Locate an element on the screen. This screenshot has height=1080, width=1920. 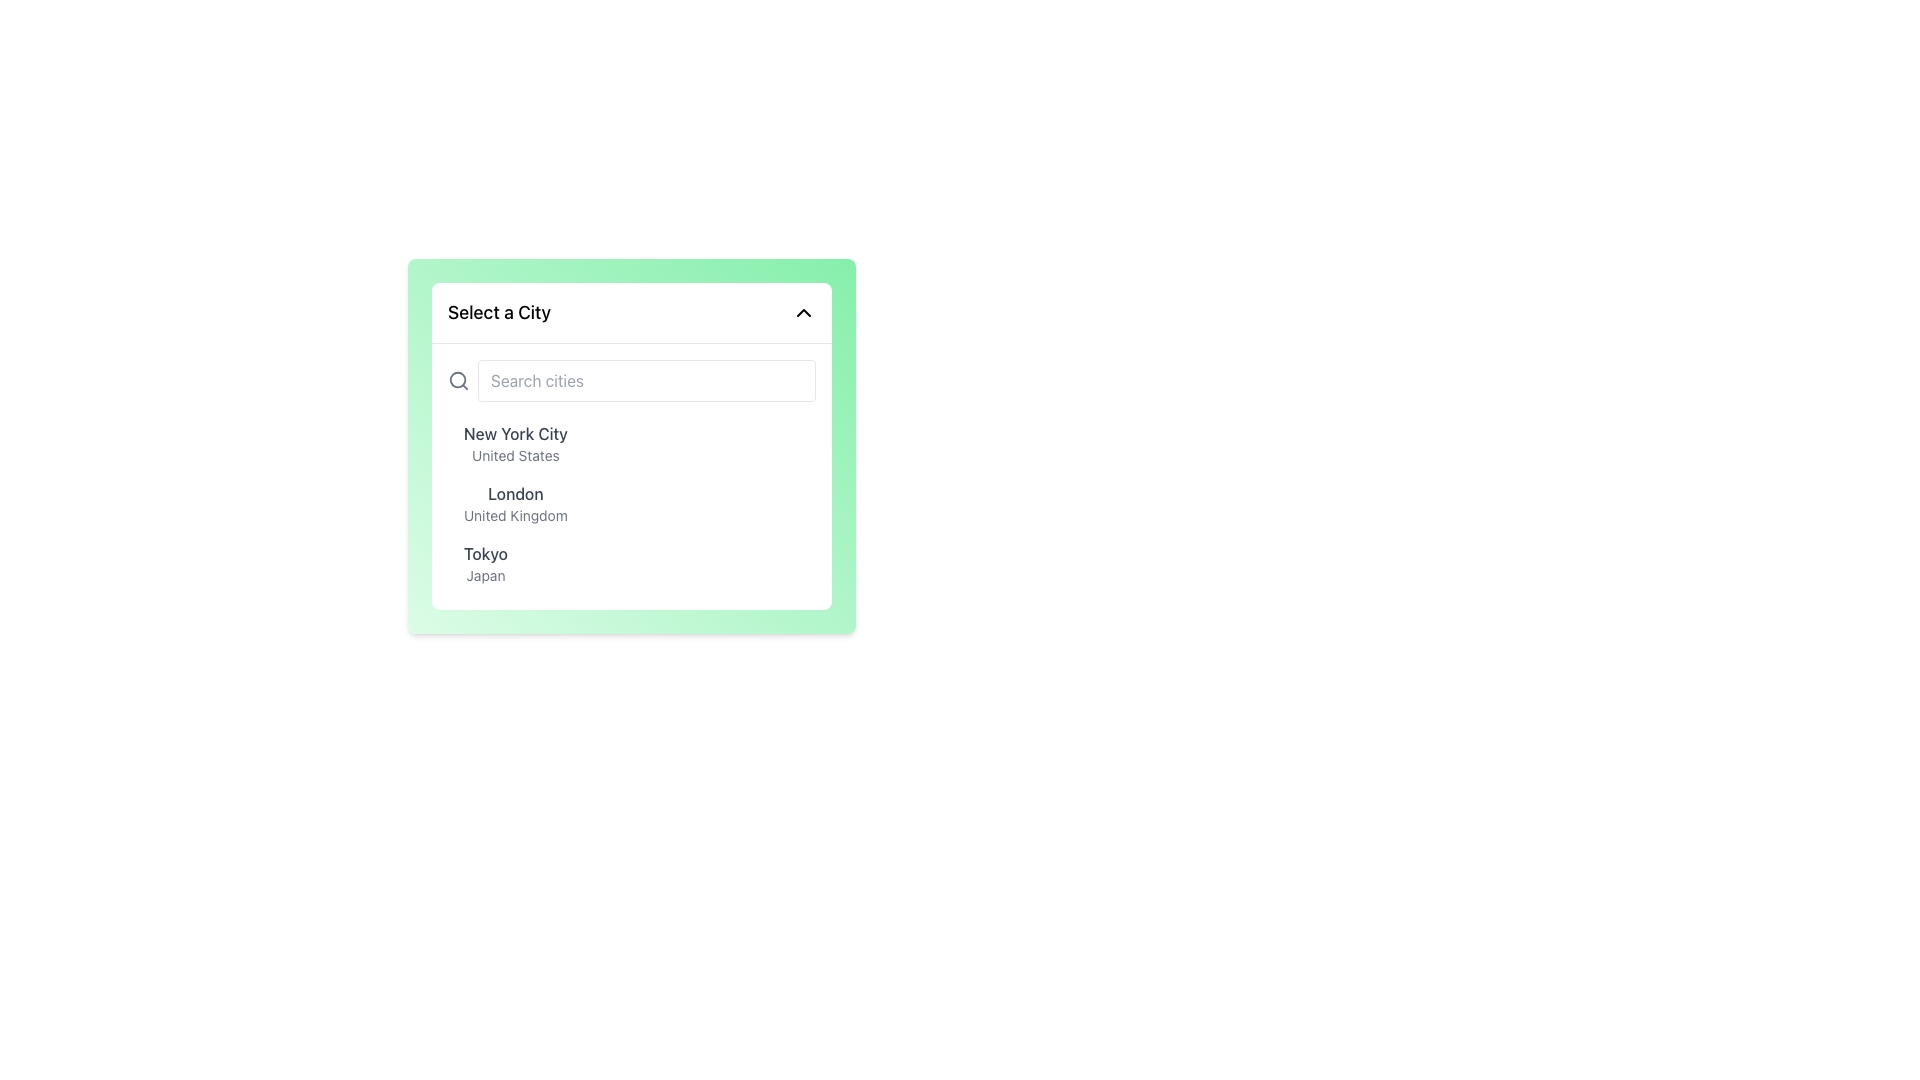
the second entry in the list of city options is located at coordinates (631, 503).